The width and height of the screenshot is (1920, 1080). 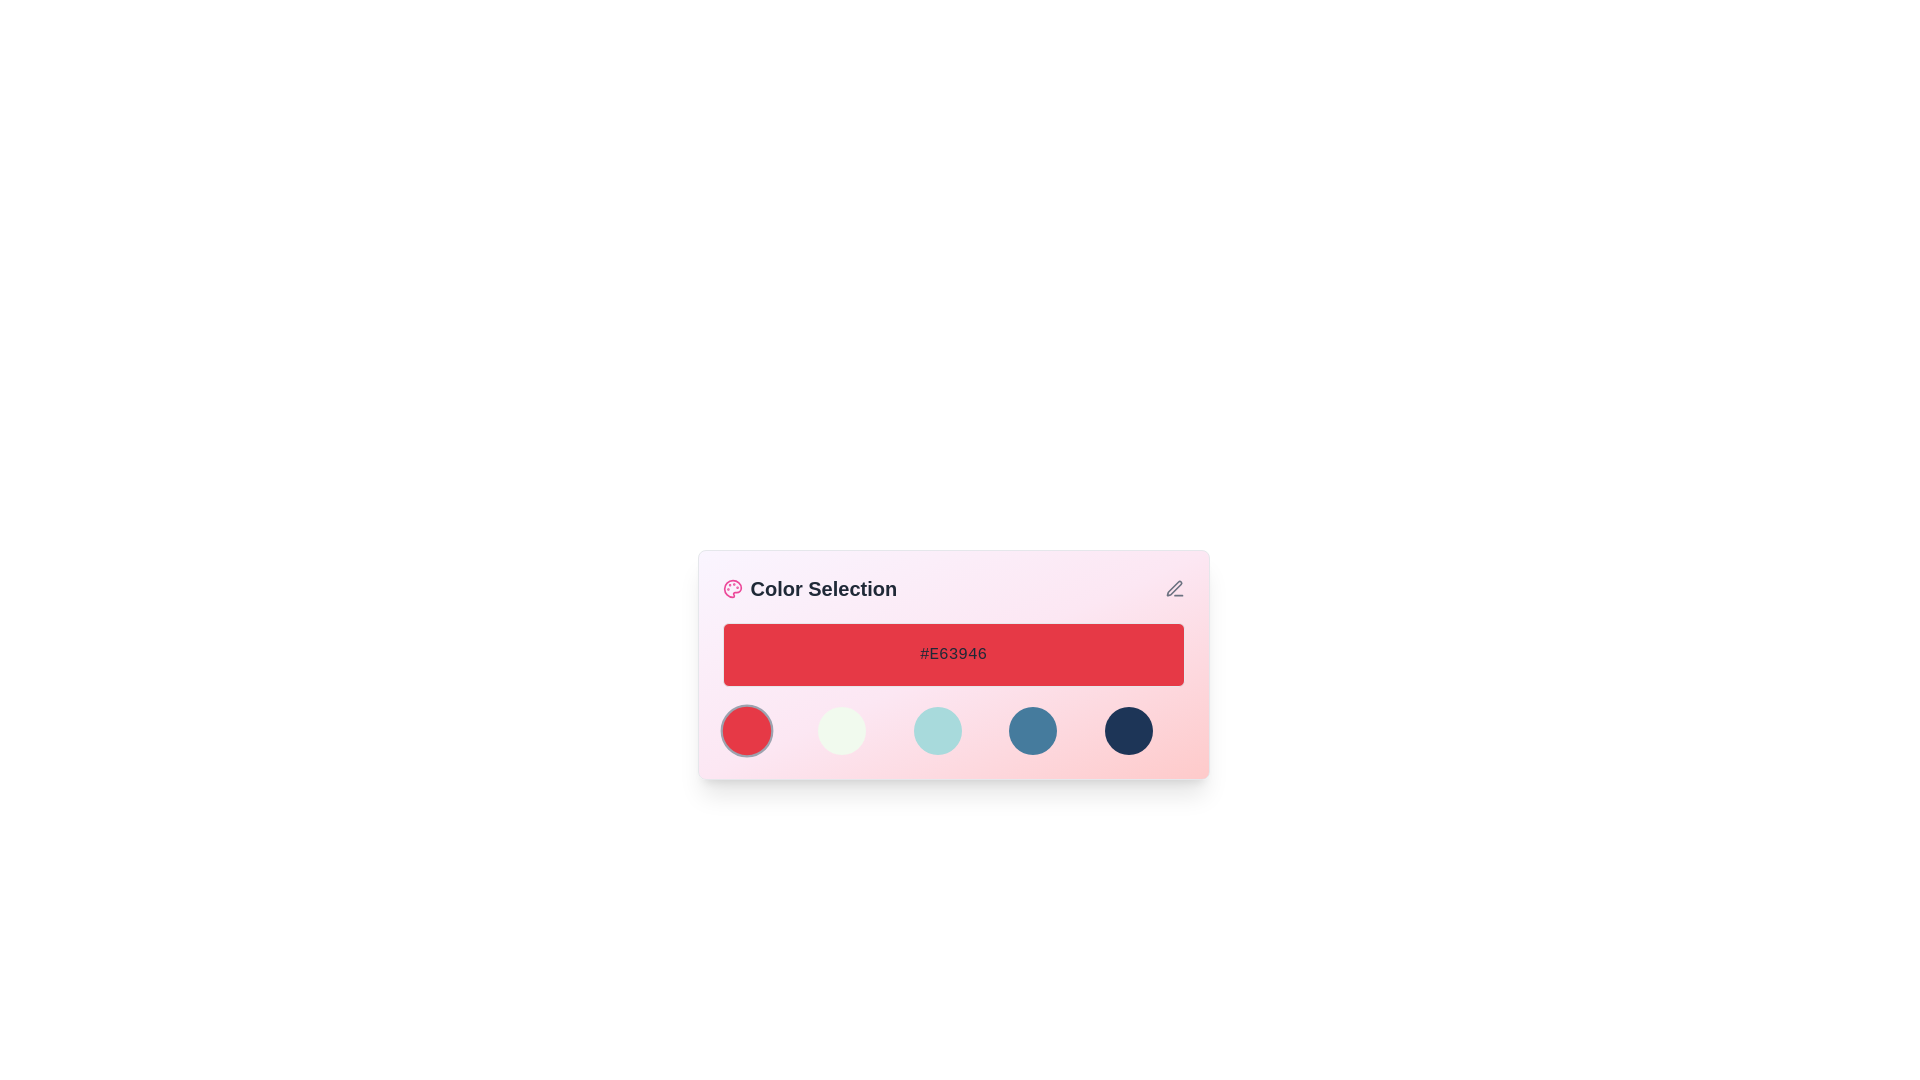 What do you see at coordinates (809, 588) in the screenshot?
I see `the 'Color Selection' label, which features a bold, sans-serif font in dark gray on a light pink background, and is accompanied by a pink palette icon to its left` at bounding box center [809, 588].